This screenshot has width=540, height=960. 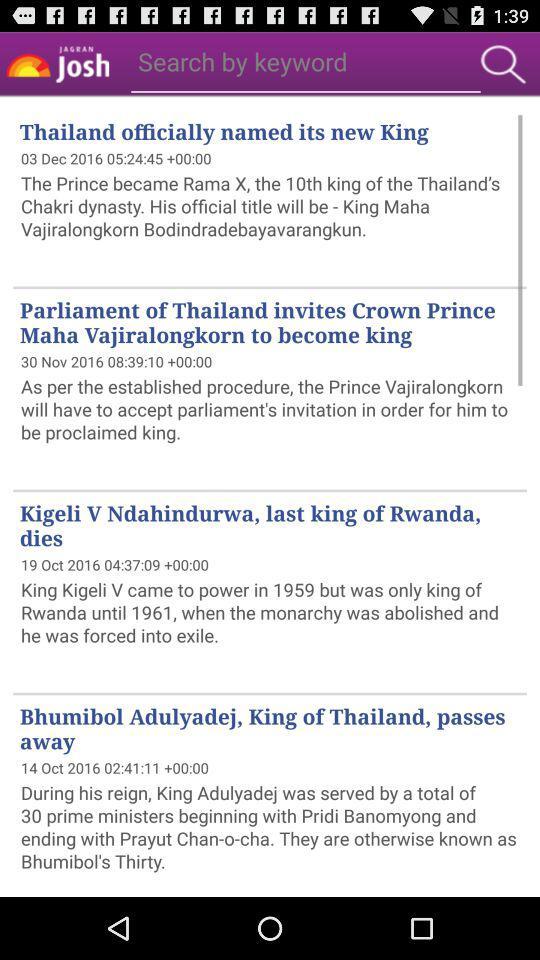 I want to click on searches with the text in the bar, so click(x=502, y=64).